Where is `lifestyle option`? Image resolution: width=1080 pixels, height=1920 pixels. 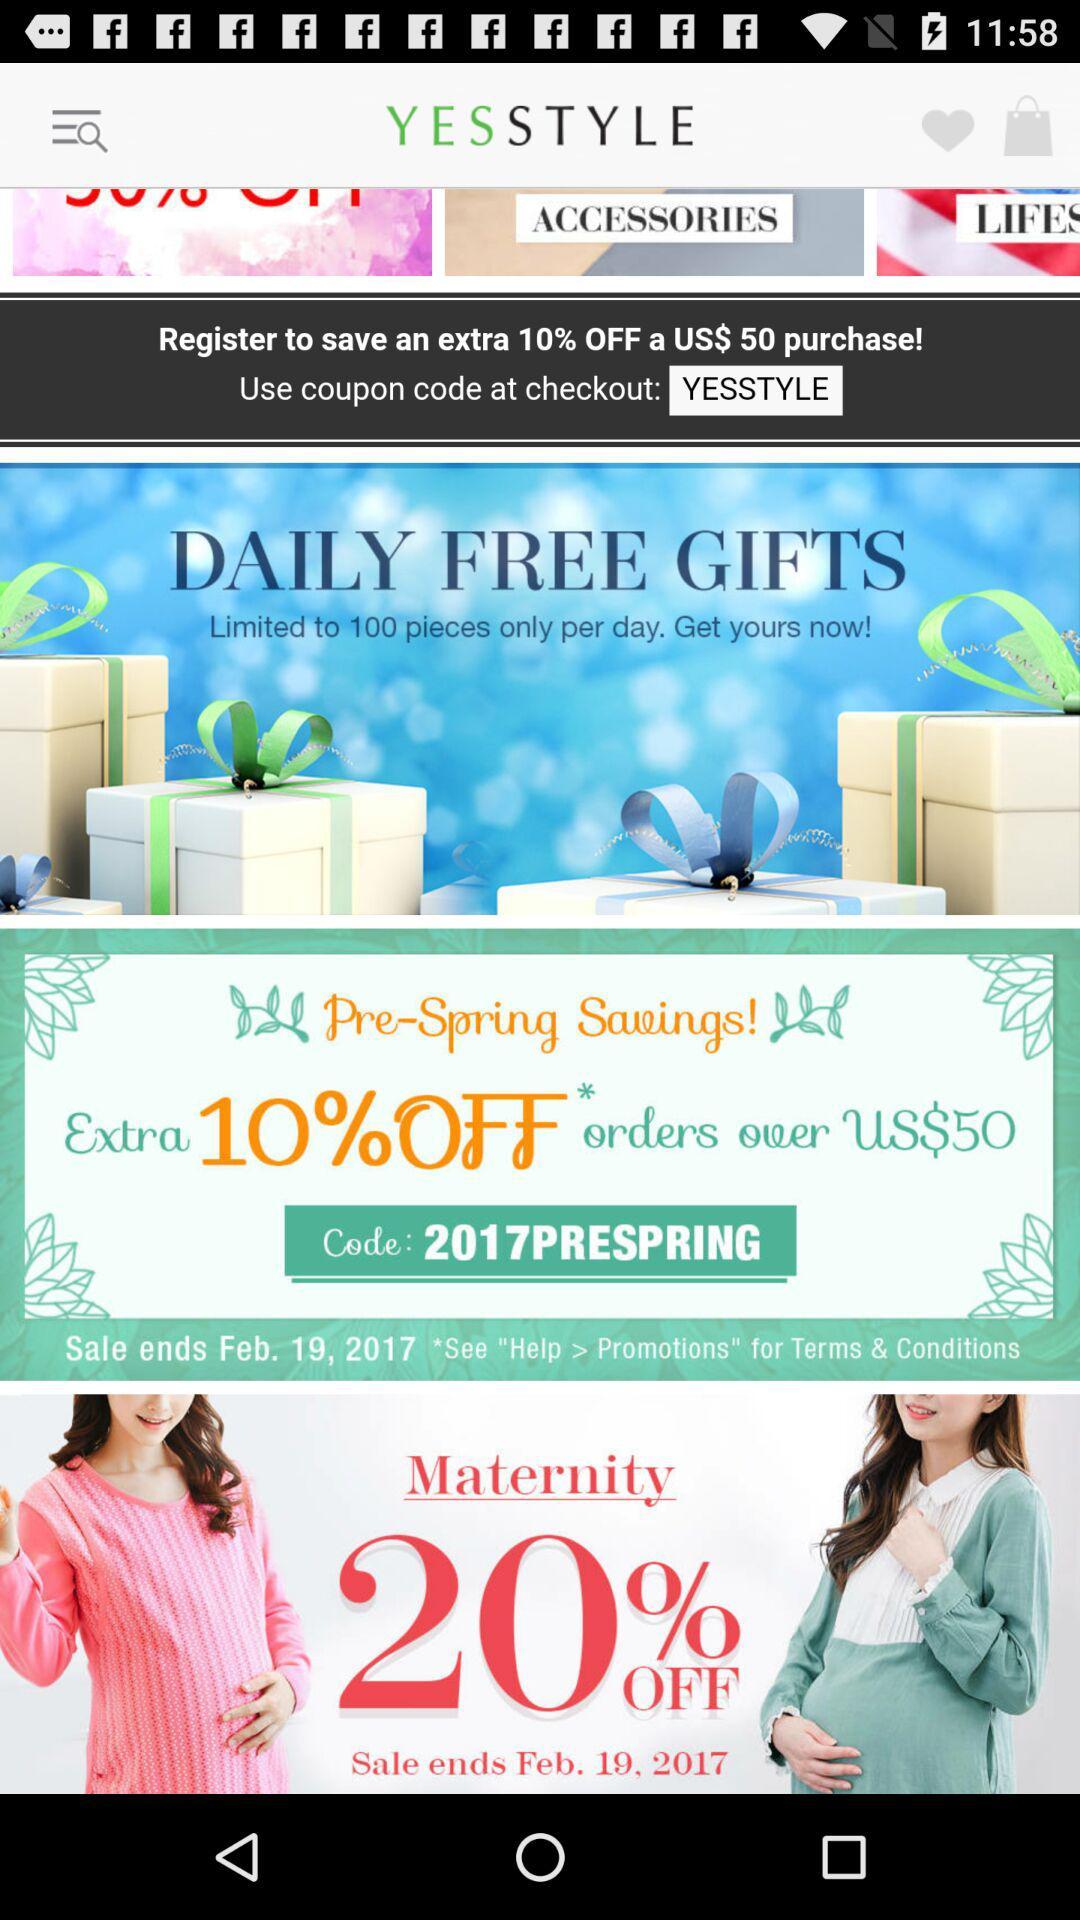
lifestyle option is located at coordinates (971, 232).